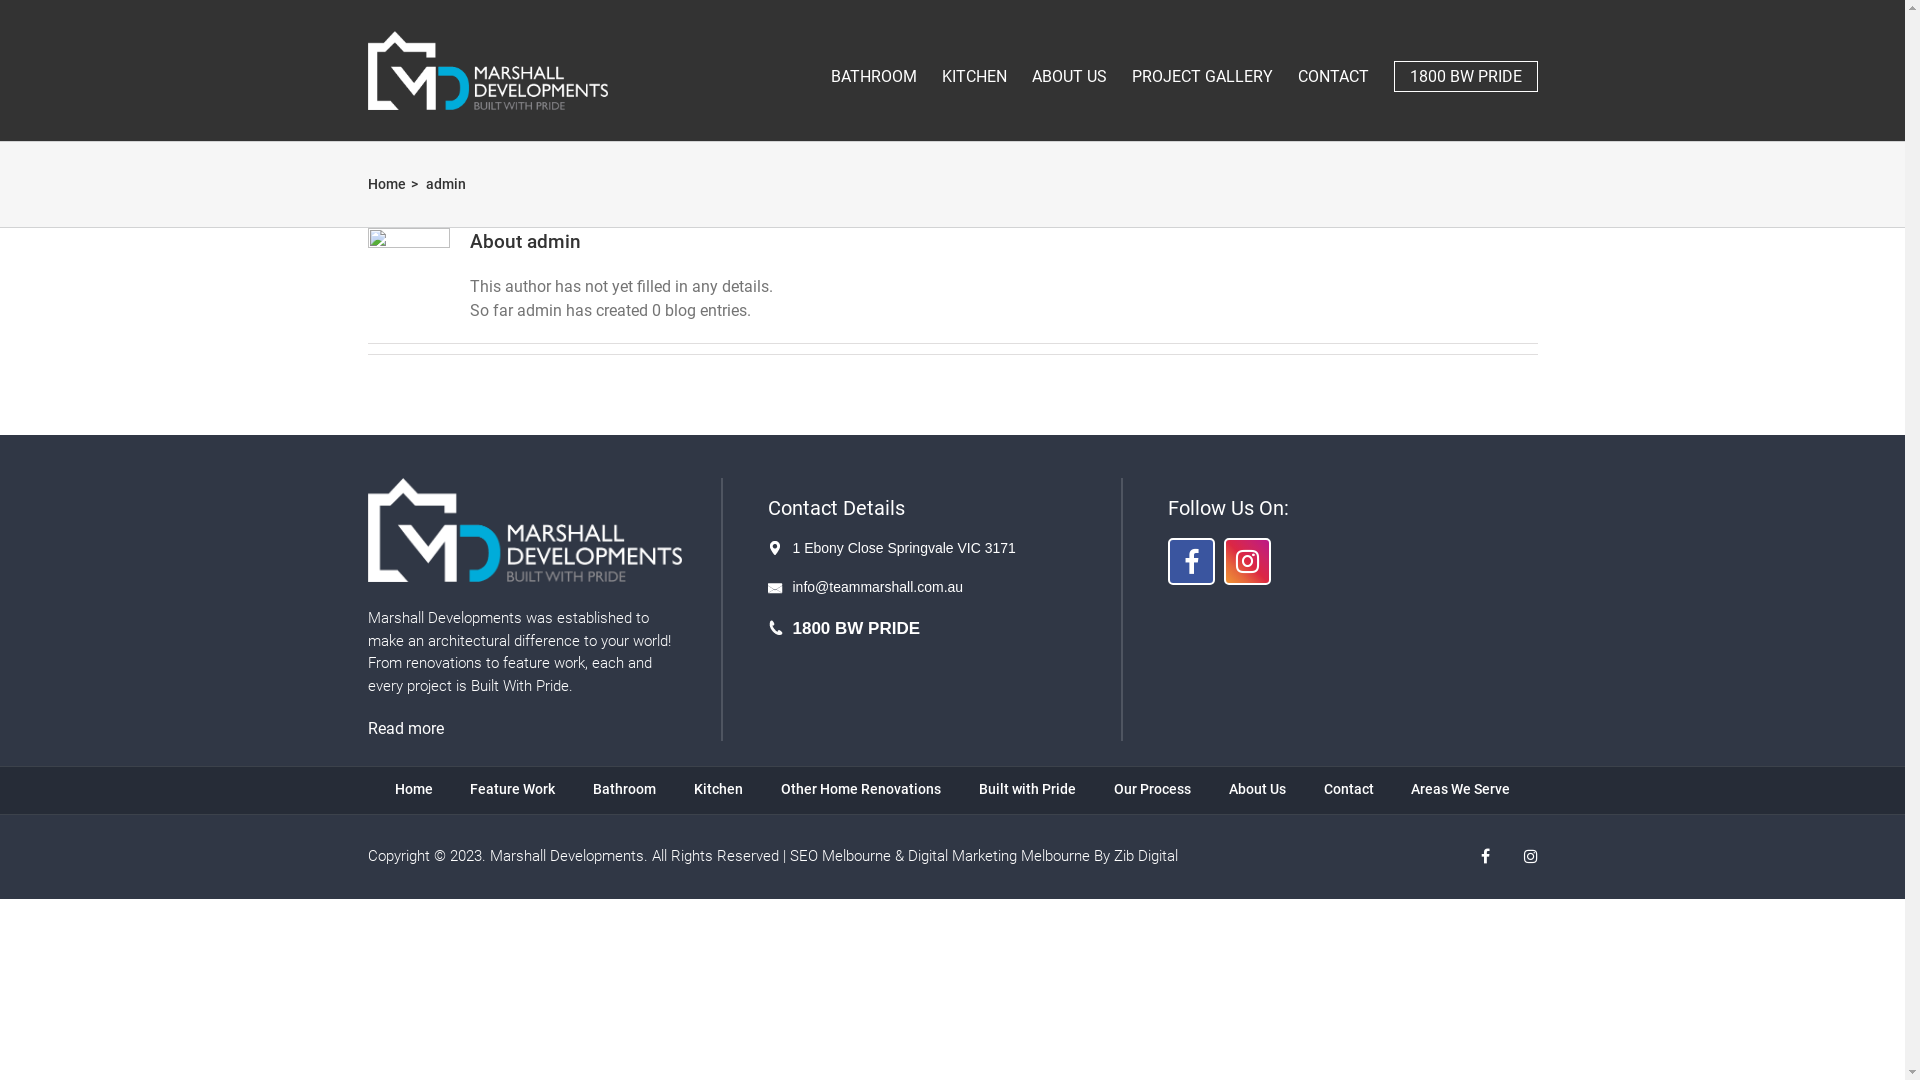 Image resolution: width=1920 pixels, height=1080 pixels. Describe the element at coordinates (974, 64) in the screenshot. I see `'KITCHEN'` at that location.